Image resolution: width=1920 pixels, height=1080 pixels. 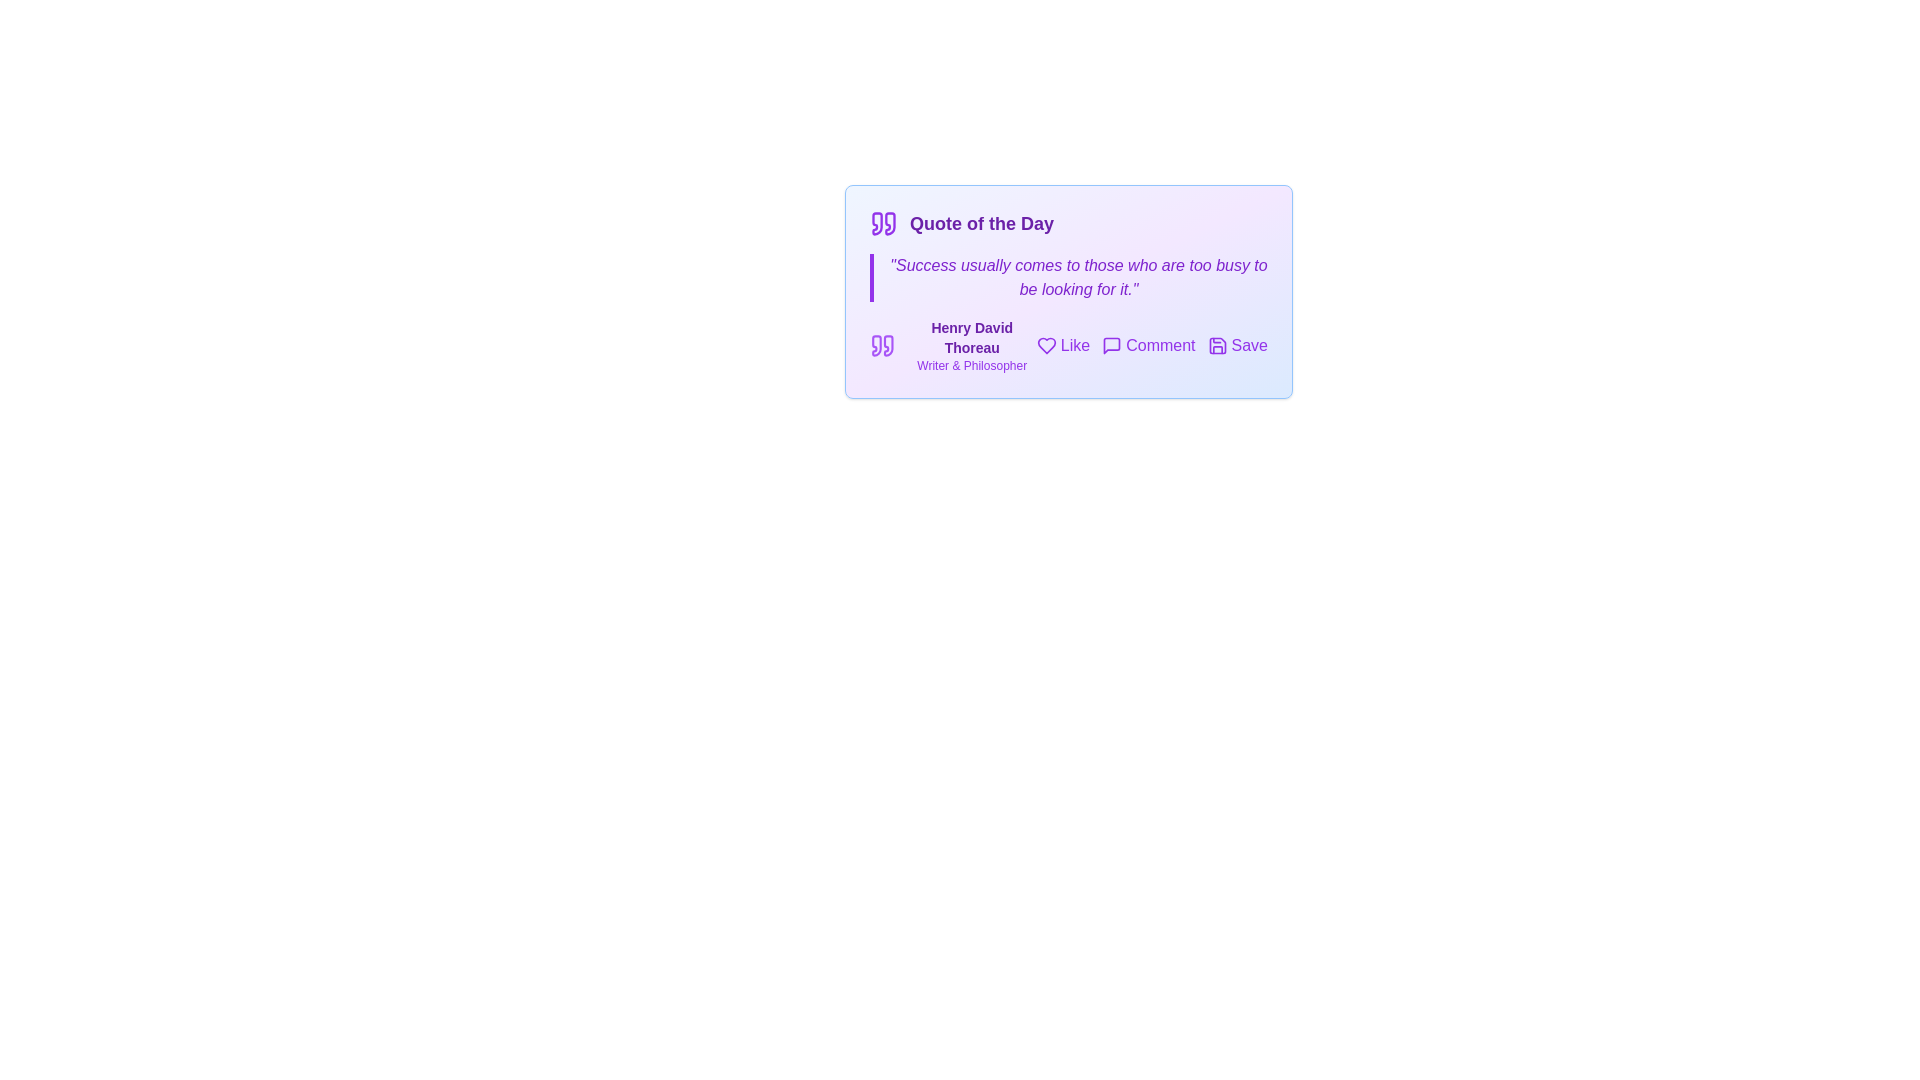 I want to click on the decorative quotation icon located on the left side of the 'Henry David Thoreau, Writer & Philosopher' text block, so click(x=881, y=345).